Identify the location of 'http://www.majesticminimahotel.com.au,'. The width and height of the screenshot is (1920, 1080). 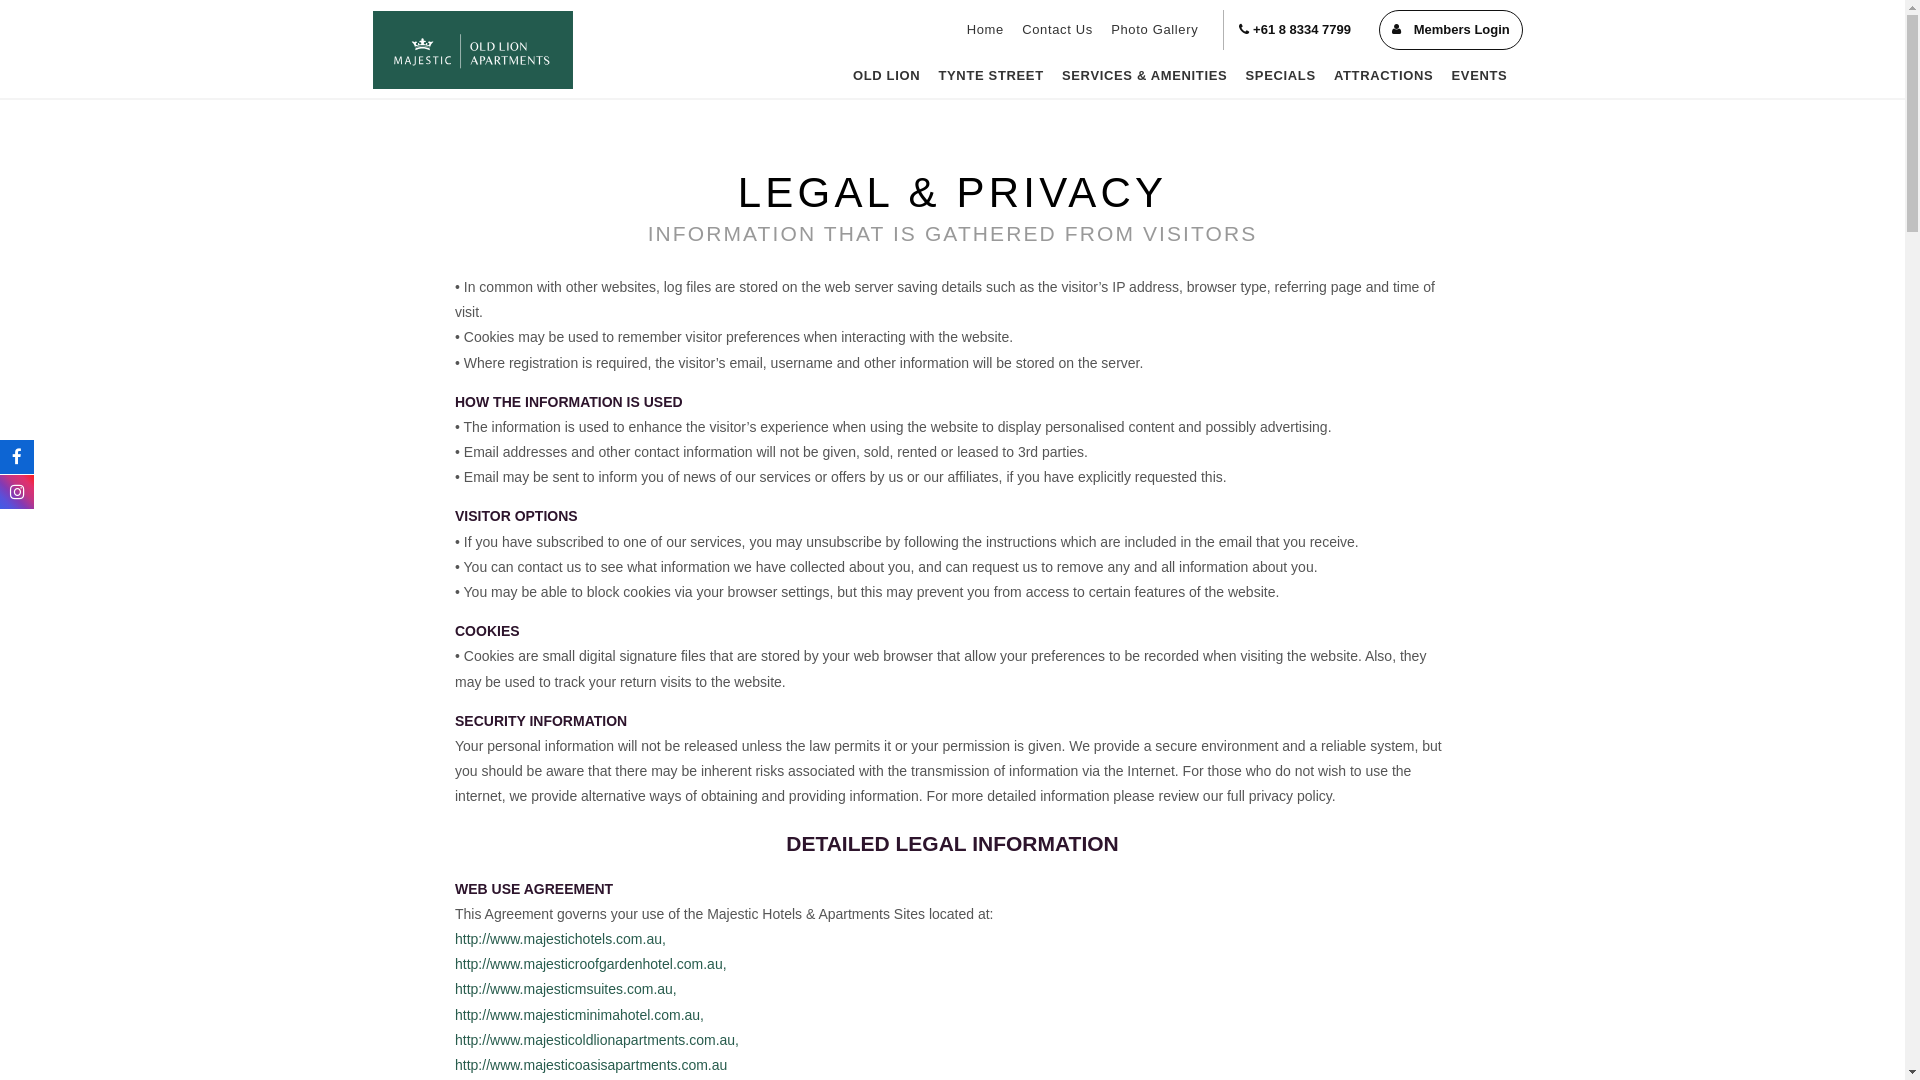
(578, 1014).